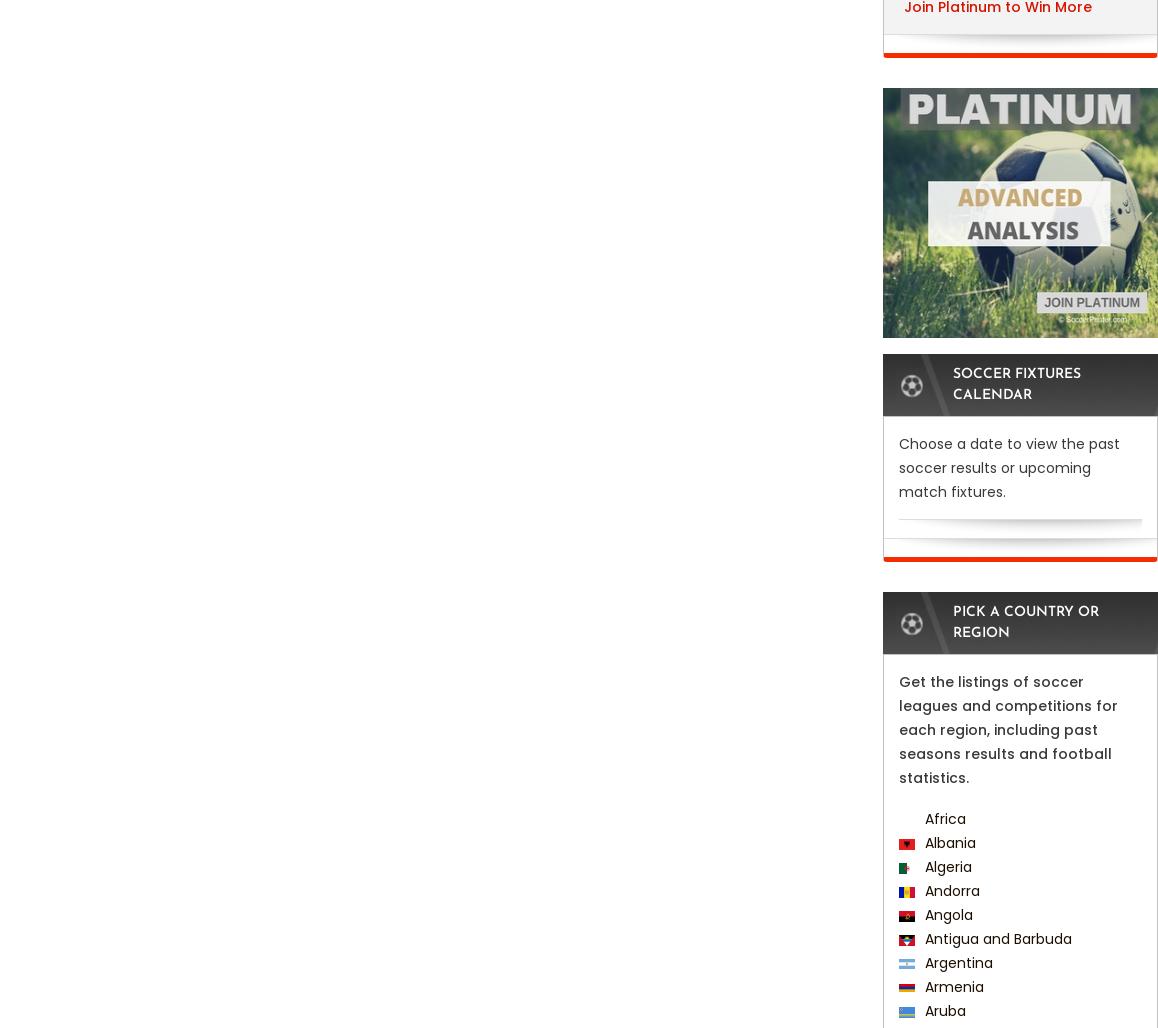  Describe the element at coordinates (920, 963) in the screenshot. I see `'Argentina'` at that location.